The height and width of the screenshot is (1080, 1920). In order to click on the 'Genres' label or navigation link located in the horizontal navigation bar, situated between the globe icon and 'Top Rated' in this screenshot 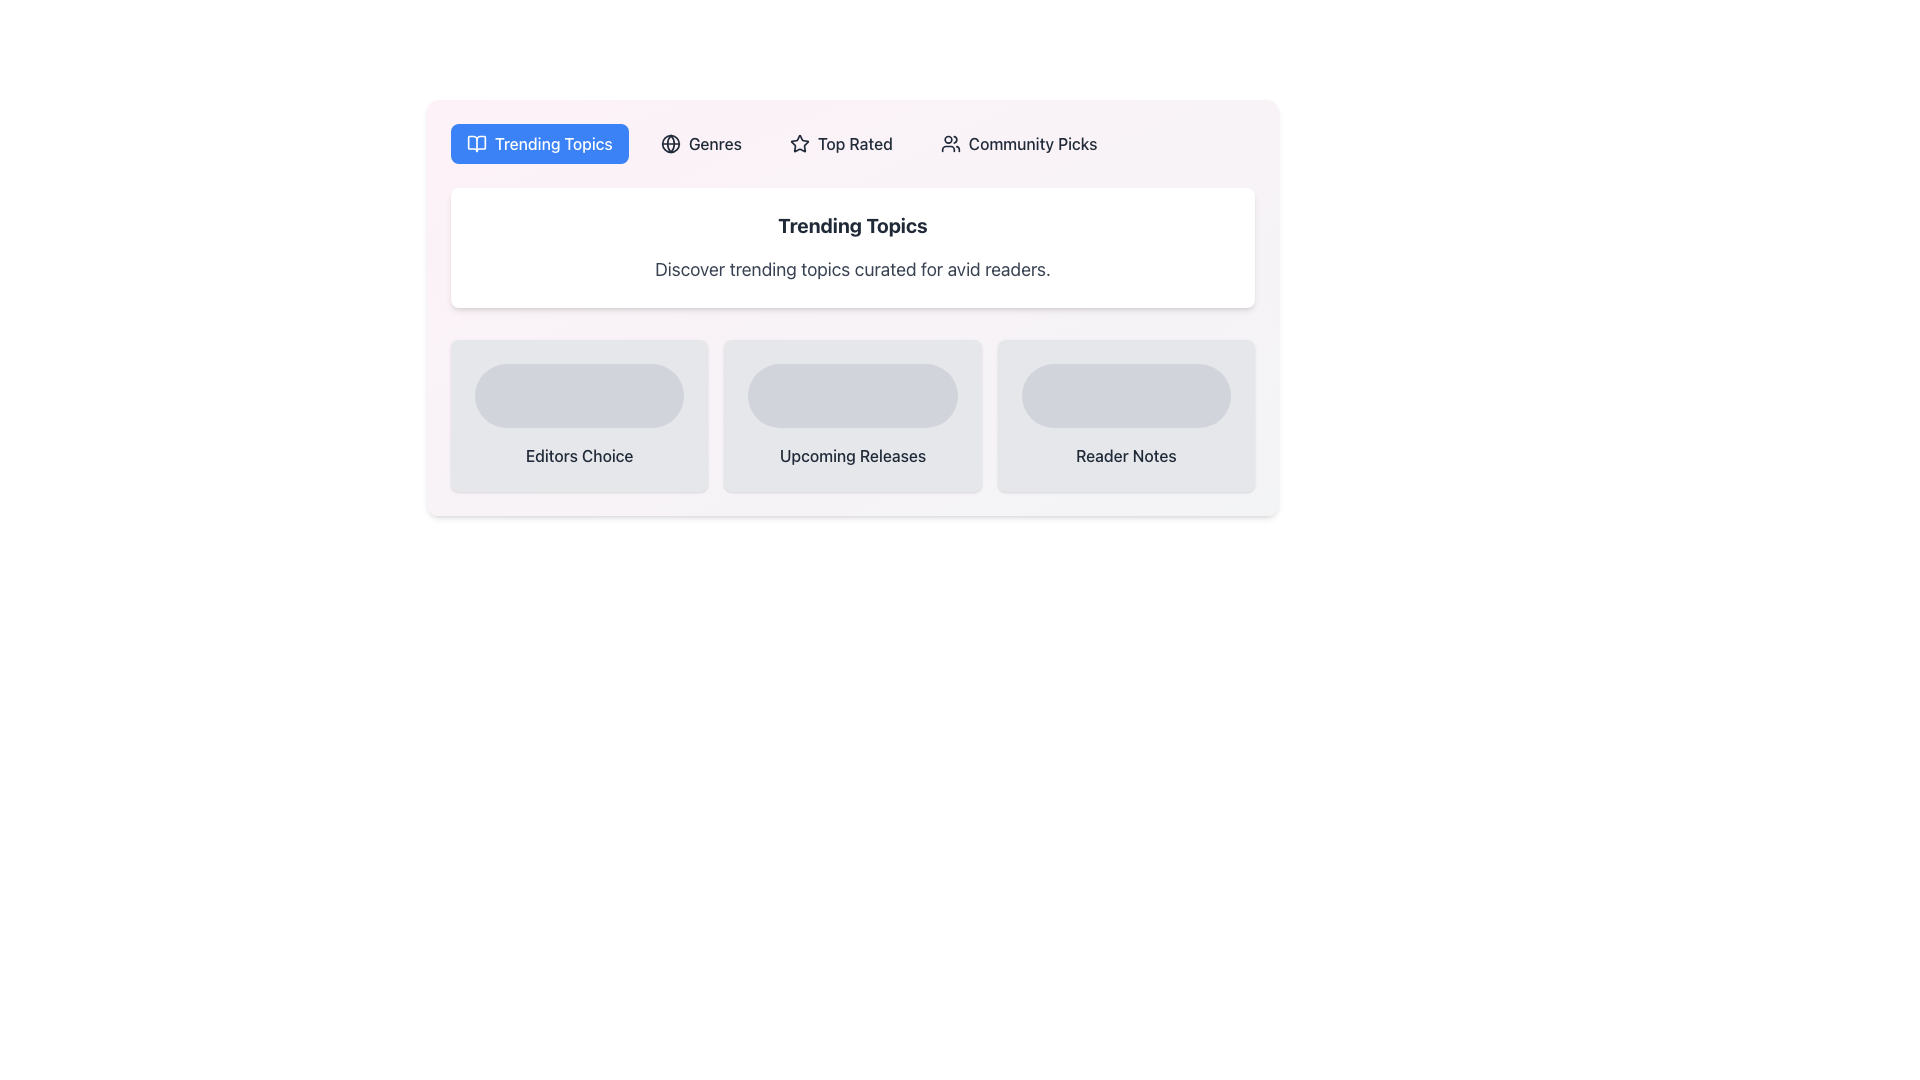, I will do `click(715, 142)`.